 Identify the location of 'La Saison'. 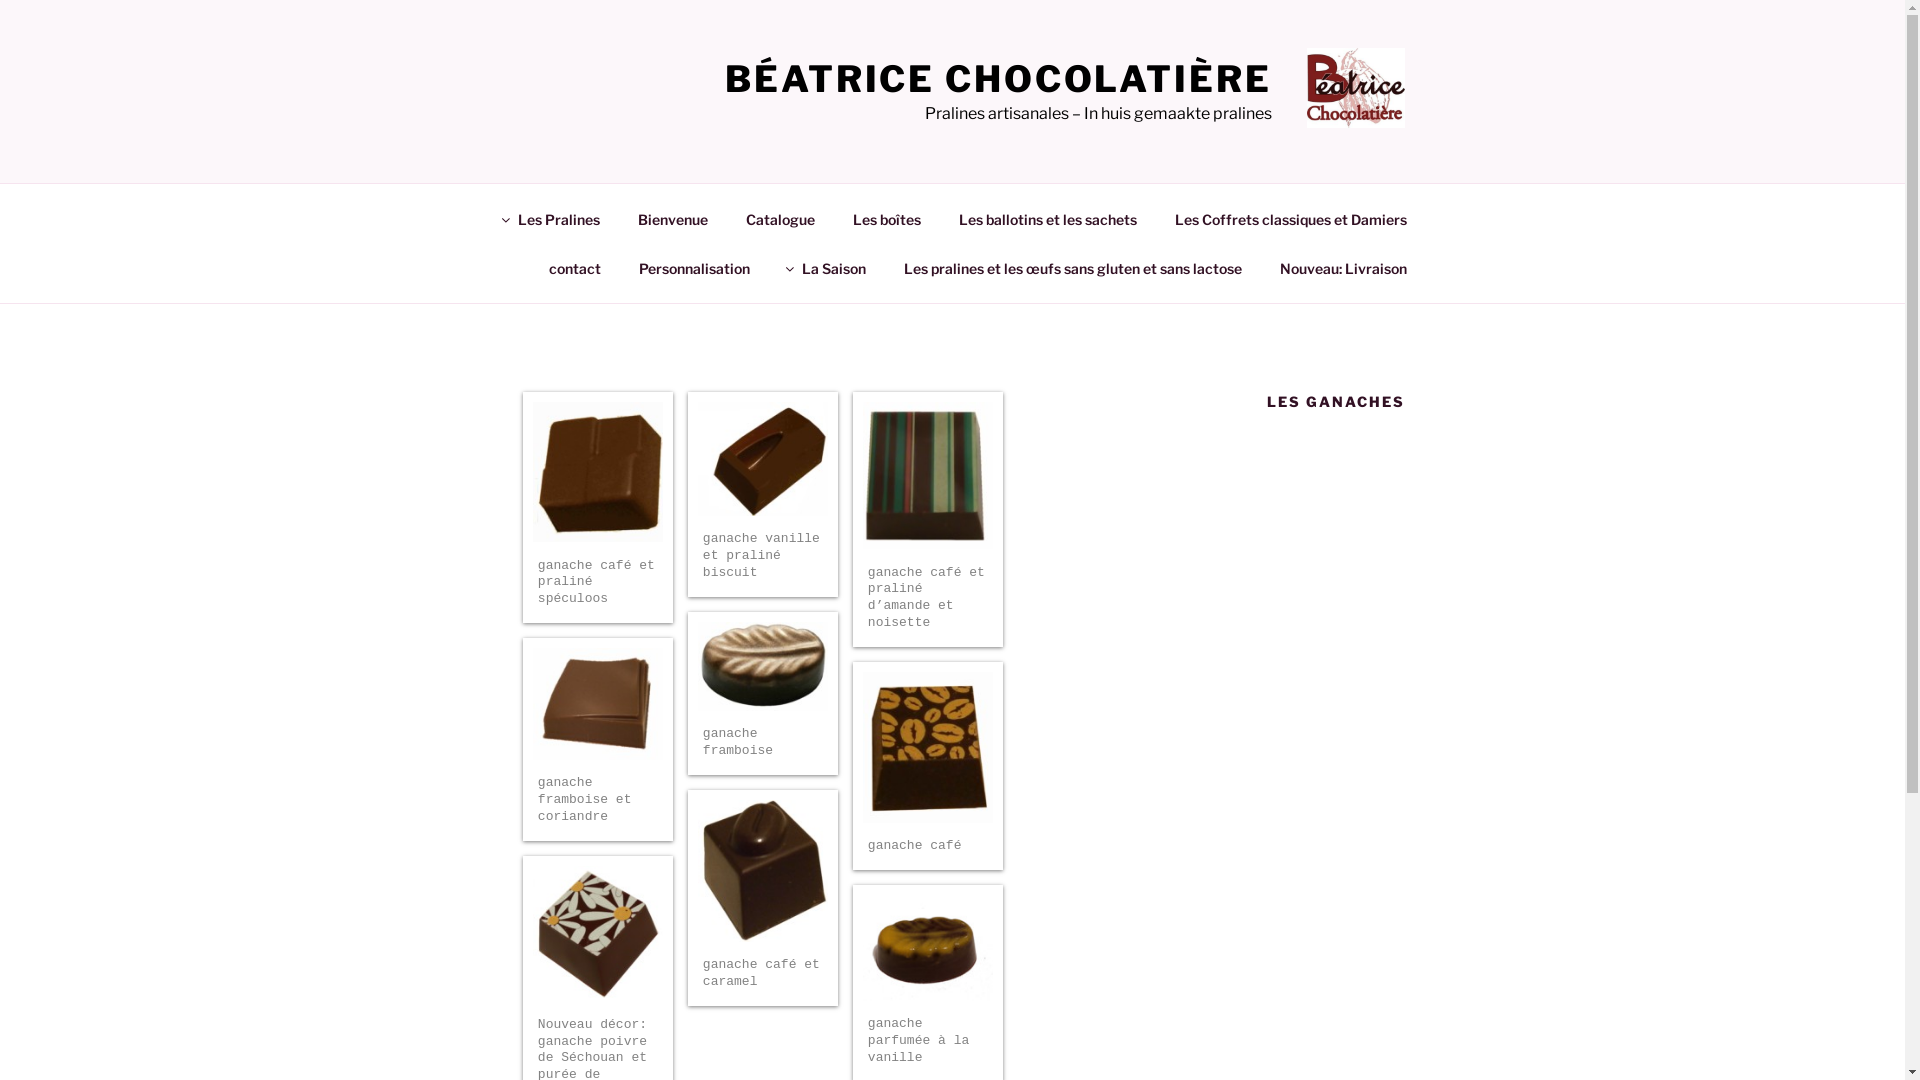
(826, 267).